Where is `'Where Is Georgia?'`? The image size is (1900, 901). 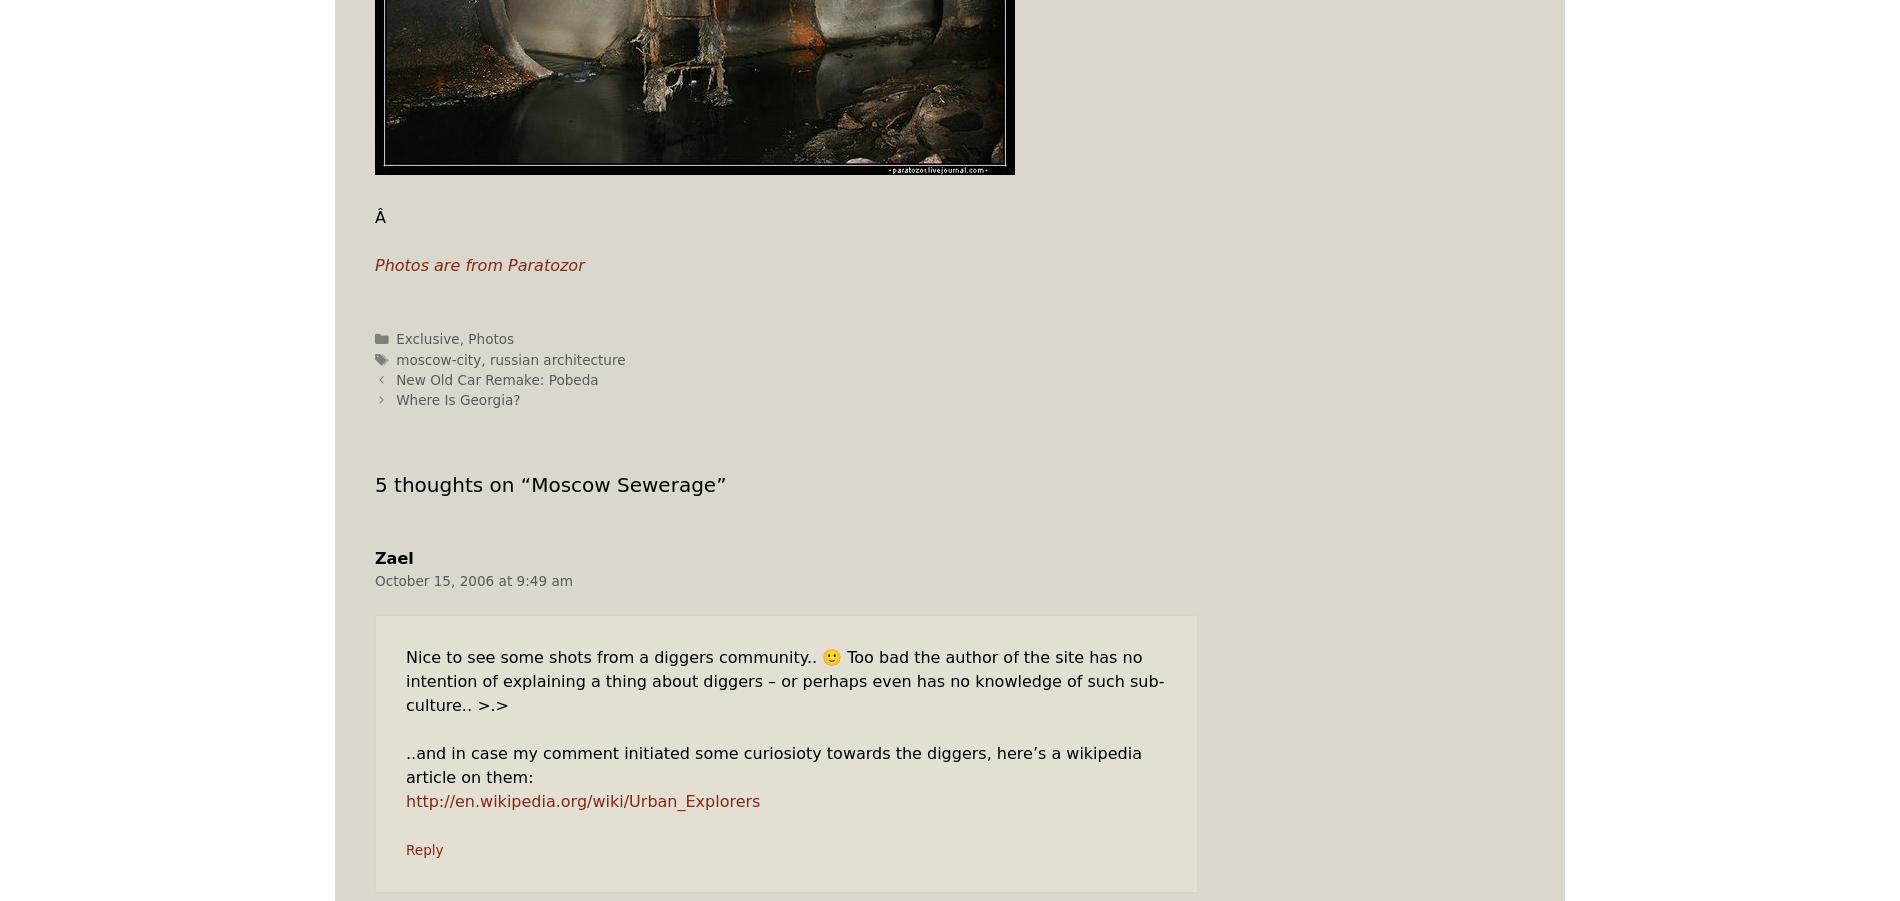 'Where Is Georgia?' is located at coordinates (457, 399).